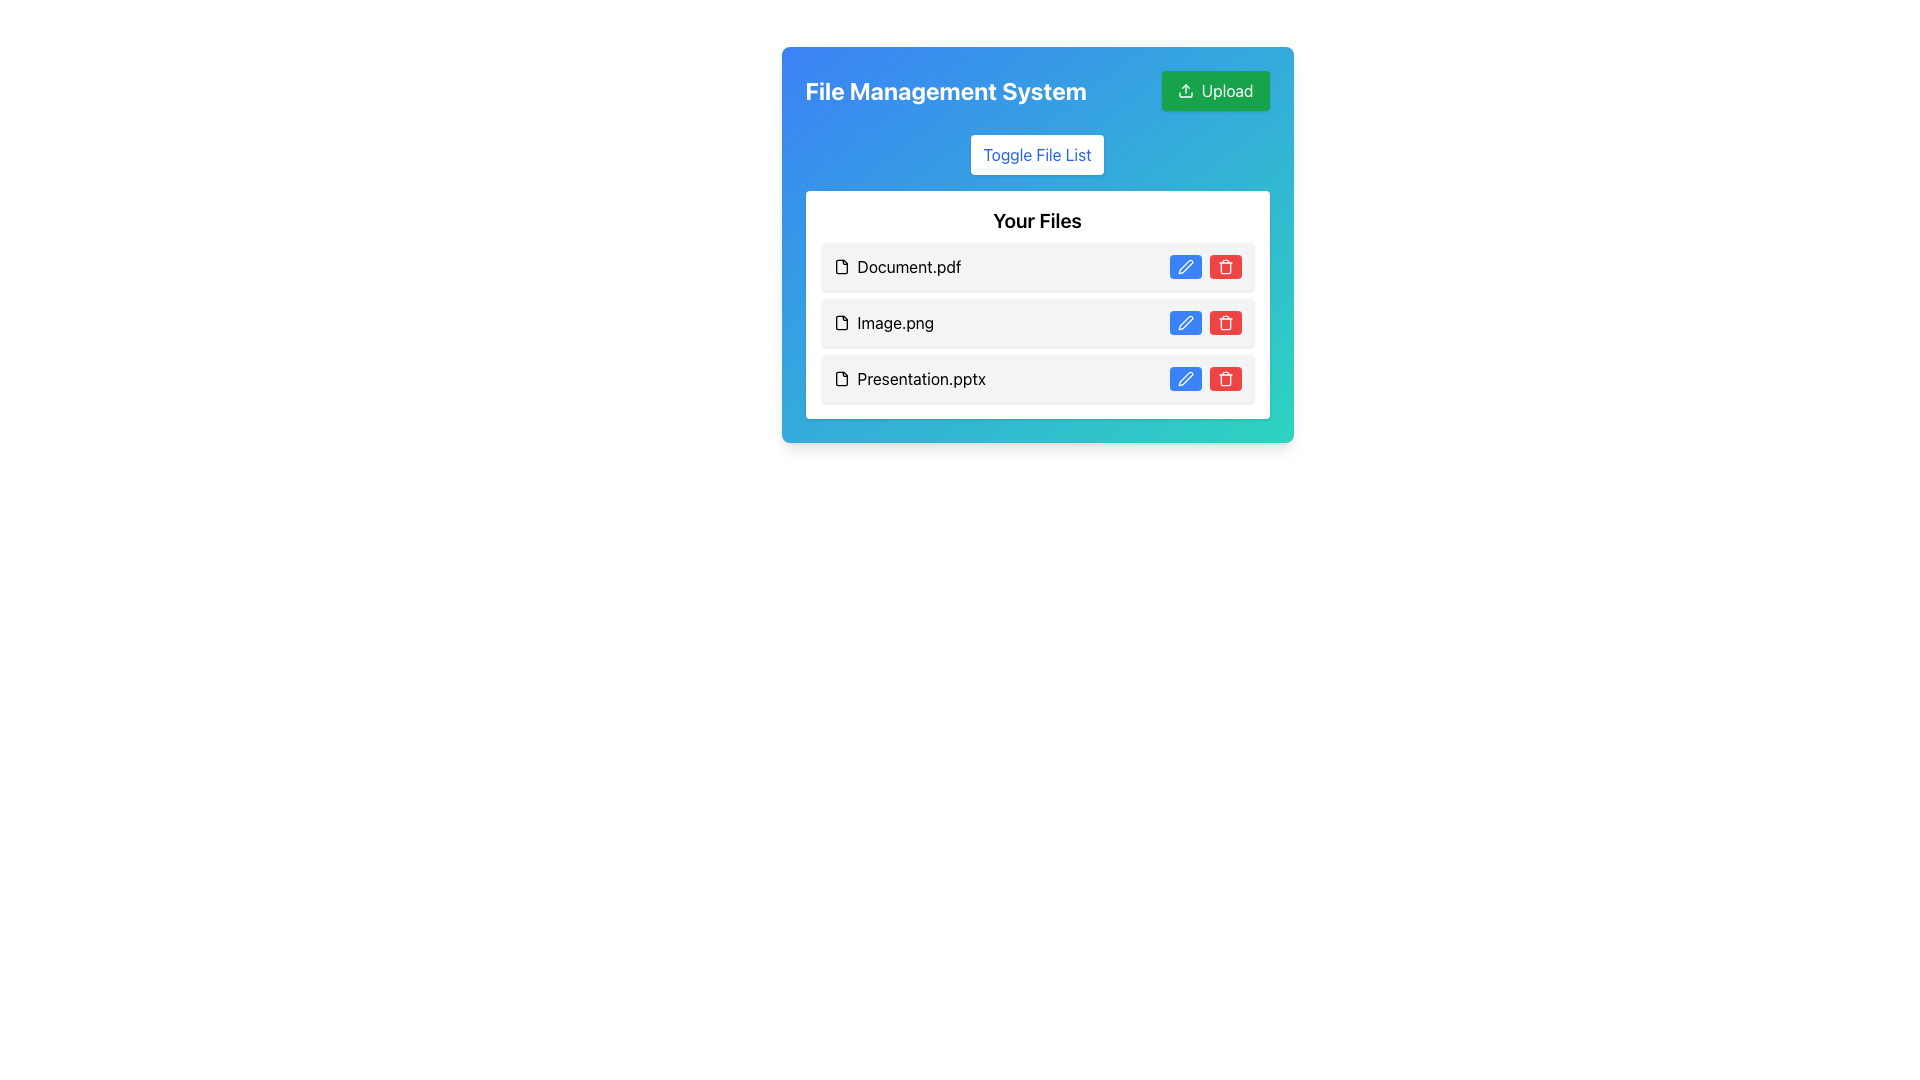  What do you see at coordinates (1037, 322) in the screenshot?
I see `the List Item representing the file entry 'Image.png'` at bounding box center [1037, 322].